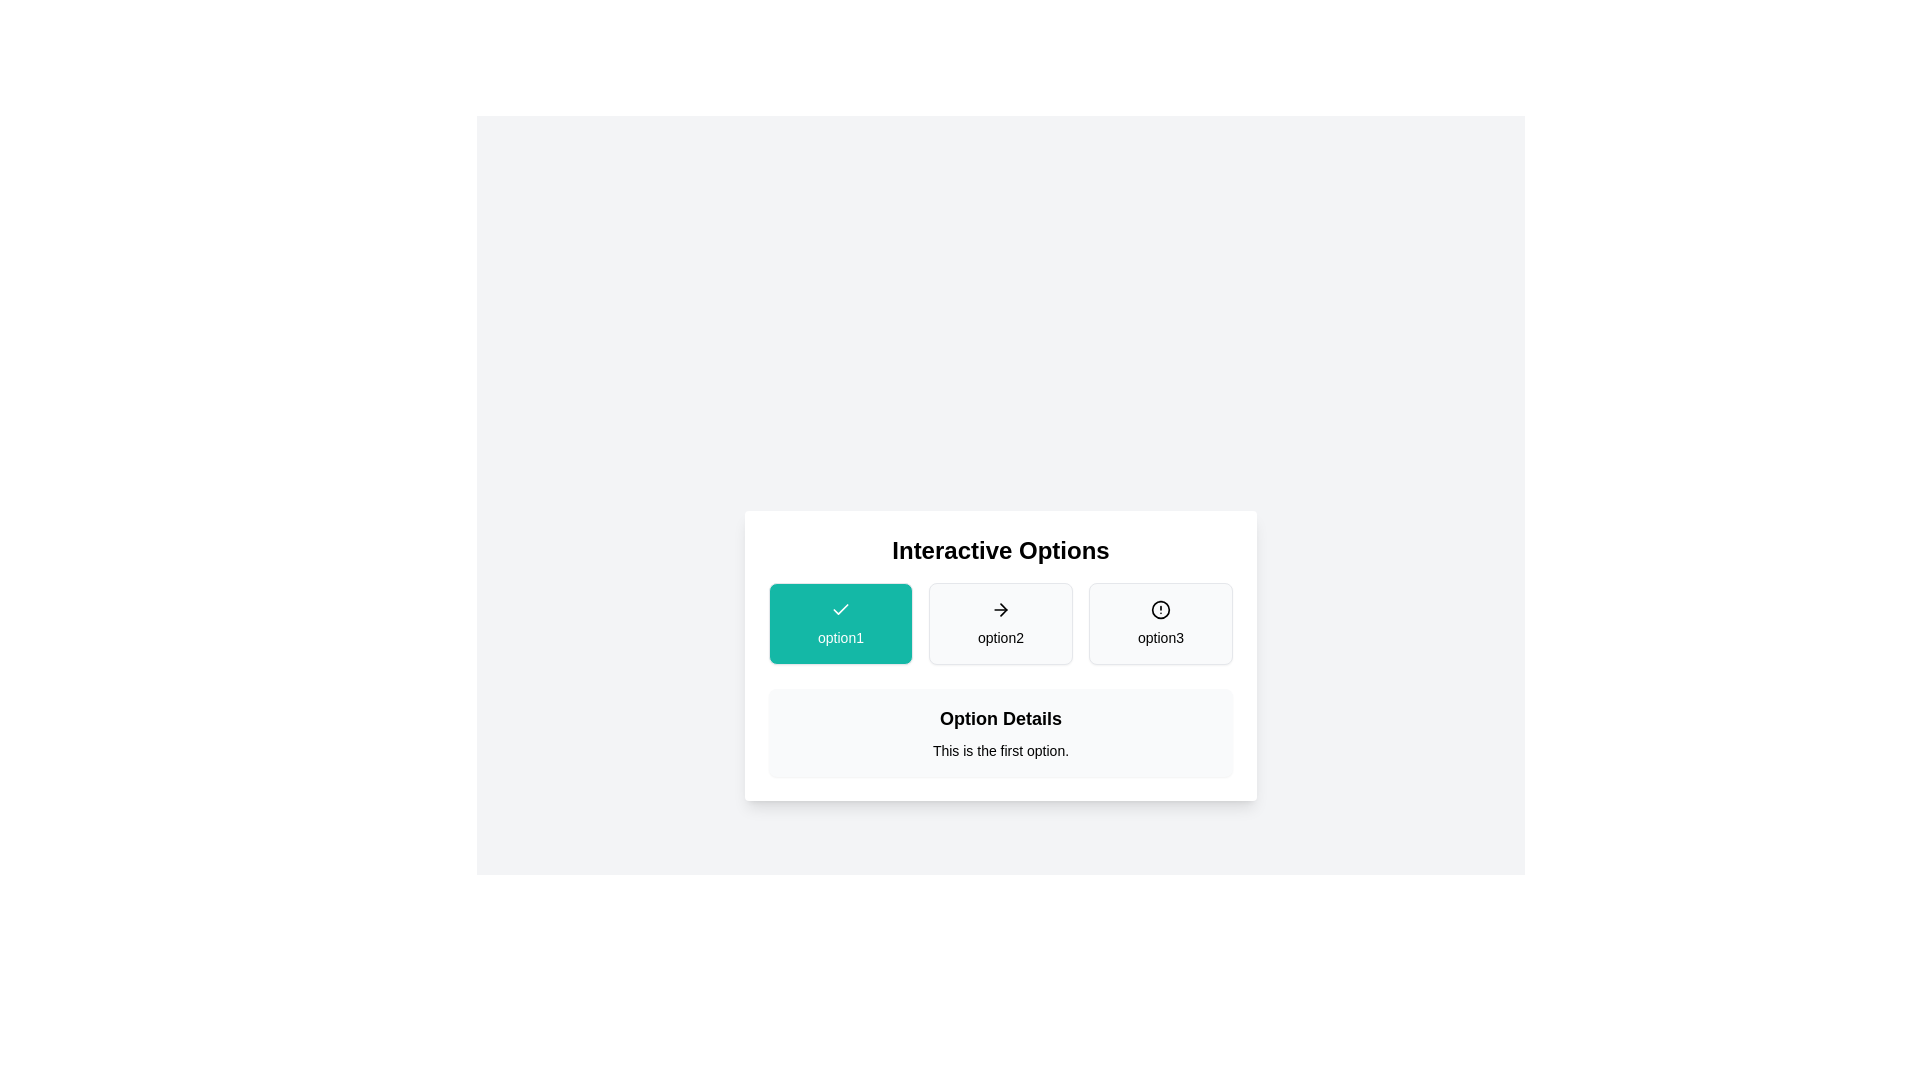 Image resolution: width=1920 pixels, height=1080 pixels. Describe the element at coordinates (1161, 637) in the screenshot. I see `the third text label in a horizontal sequence of interactive choices, which serves as a descriptor for the associated option card, located centrally below its corresponding circular icon` at that location.